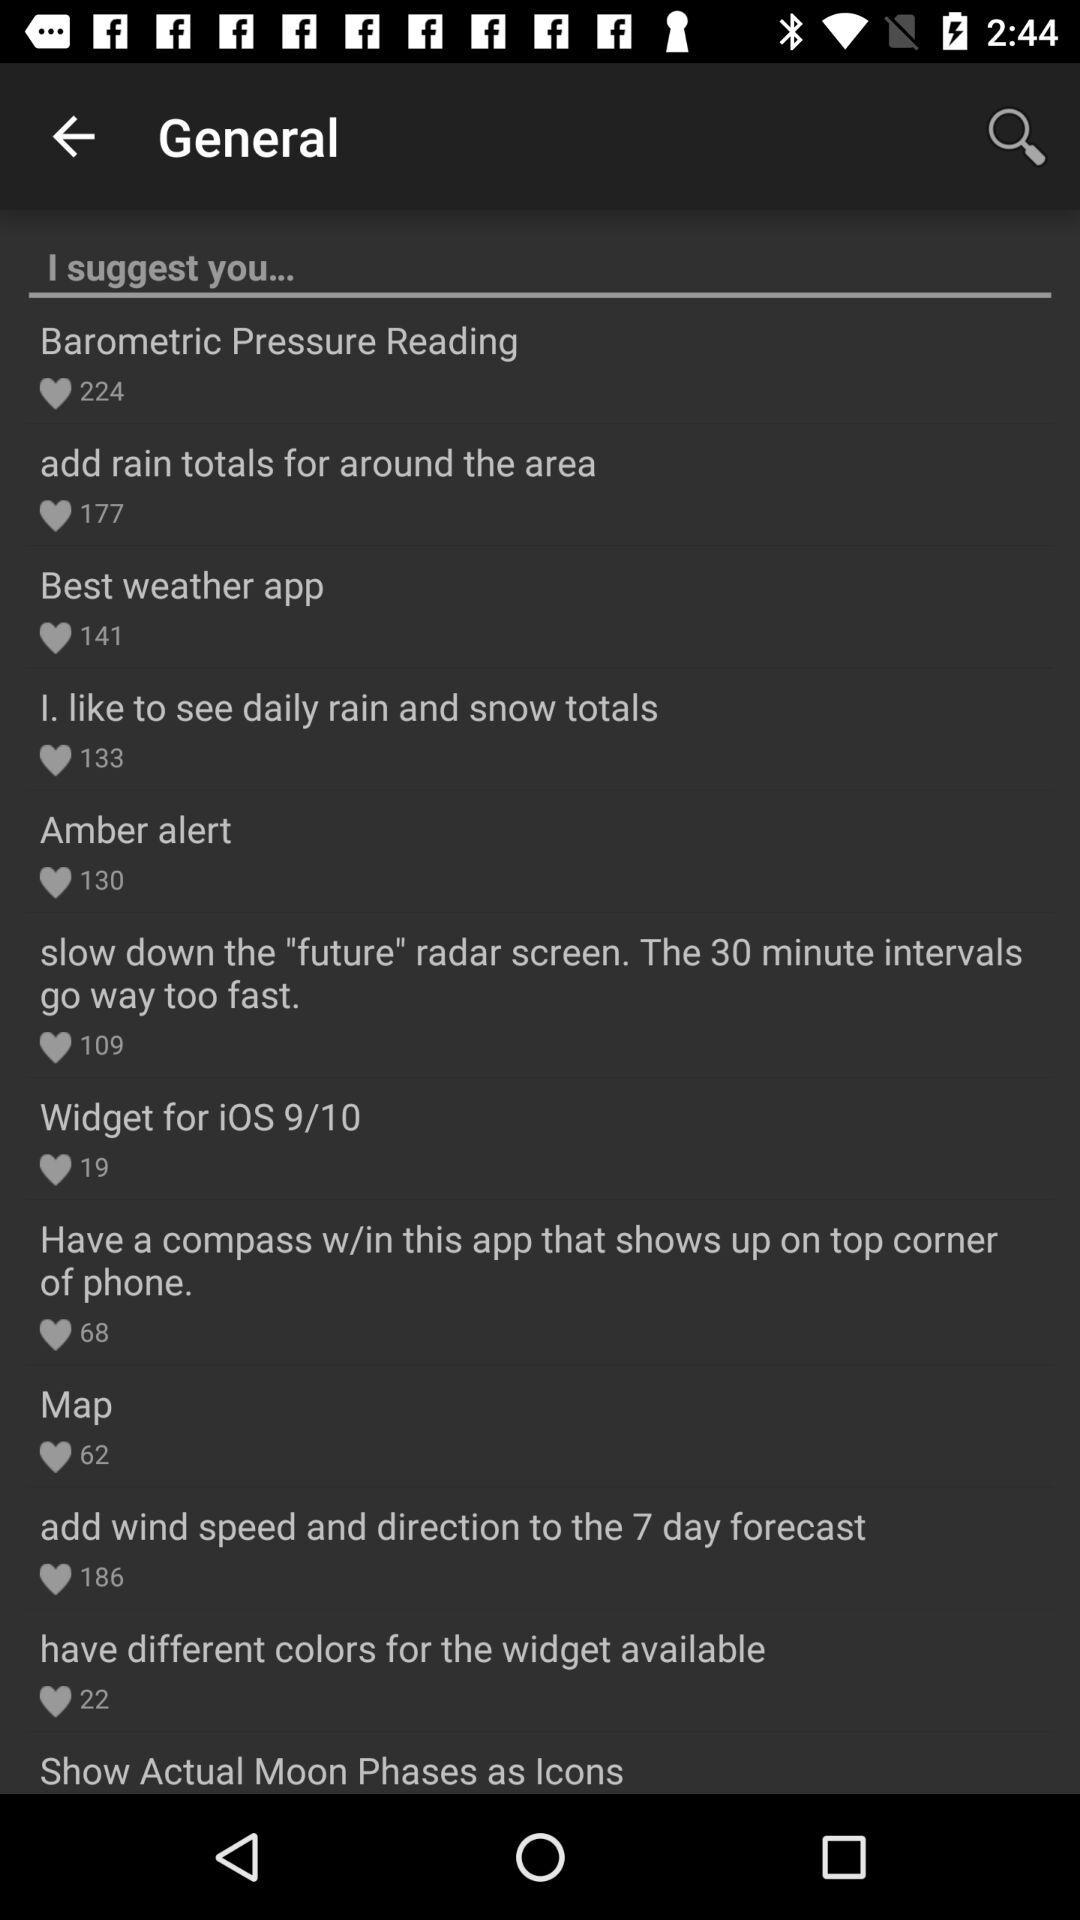 The image size is (1080, 1920). Describe the element at coordinates (72, 135) in the screenshot. I see `the app next to general app` at that location.